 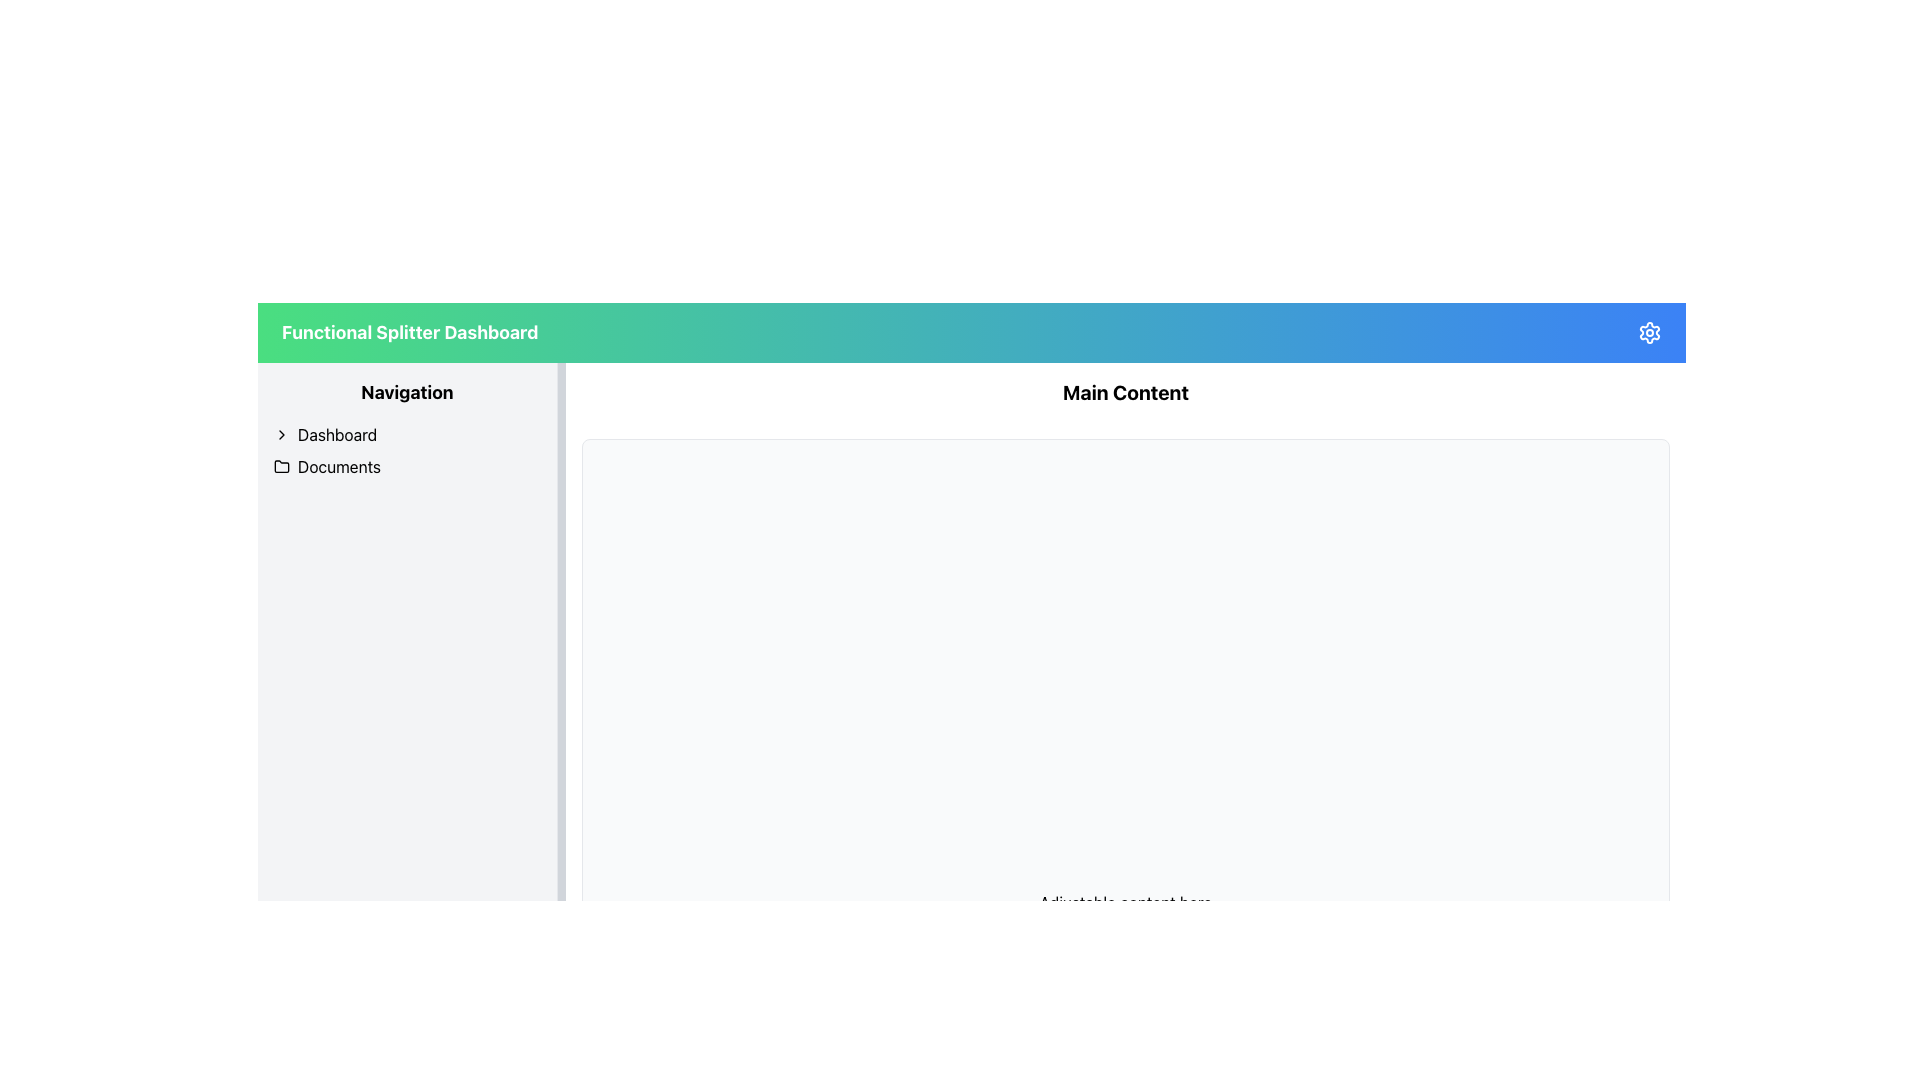 I want to click on the cogwheel-shaped icon in the top right corner of the main interface, so click(x=1650, y=331).